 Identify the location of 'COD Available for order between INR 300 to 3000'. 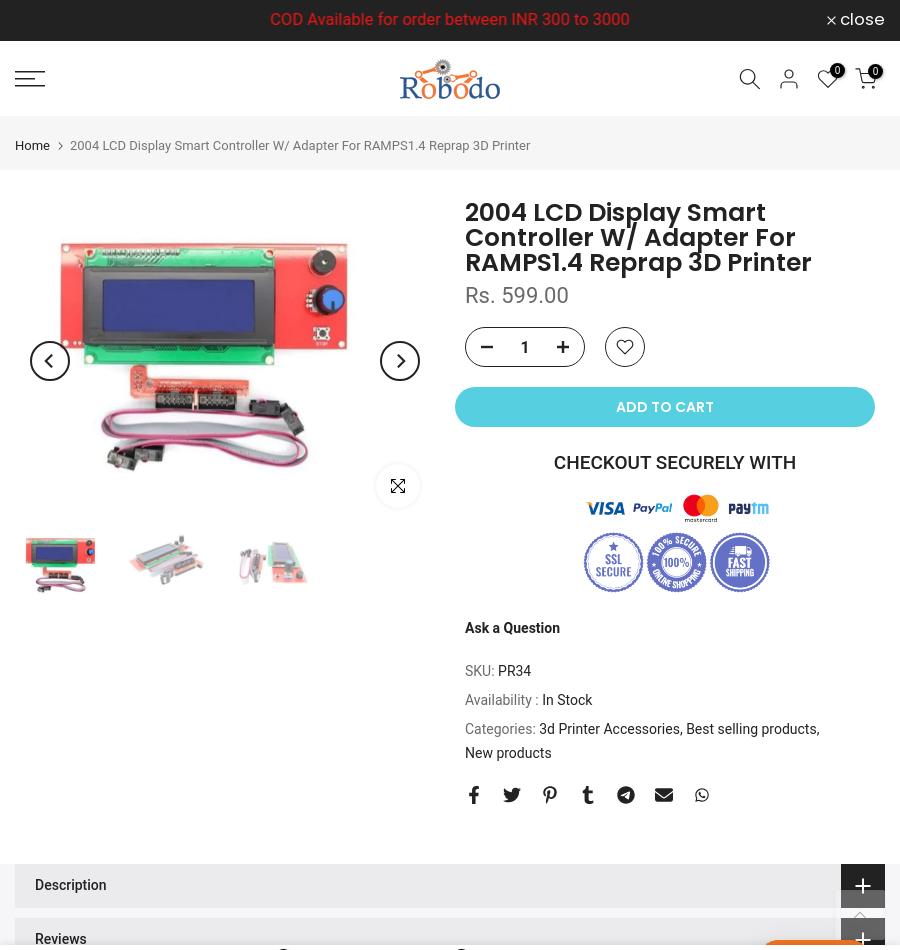
(449, 19).